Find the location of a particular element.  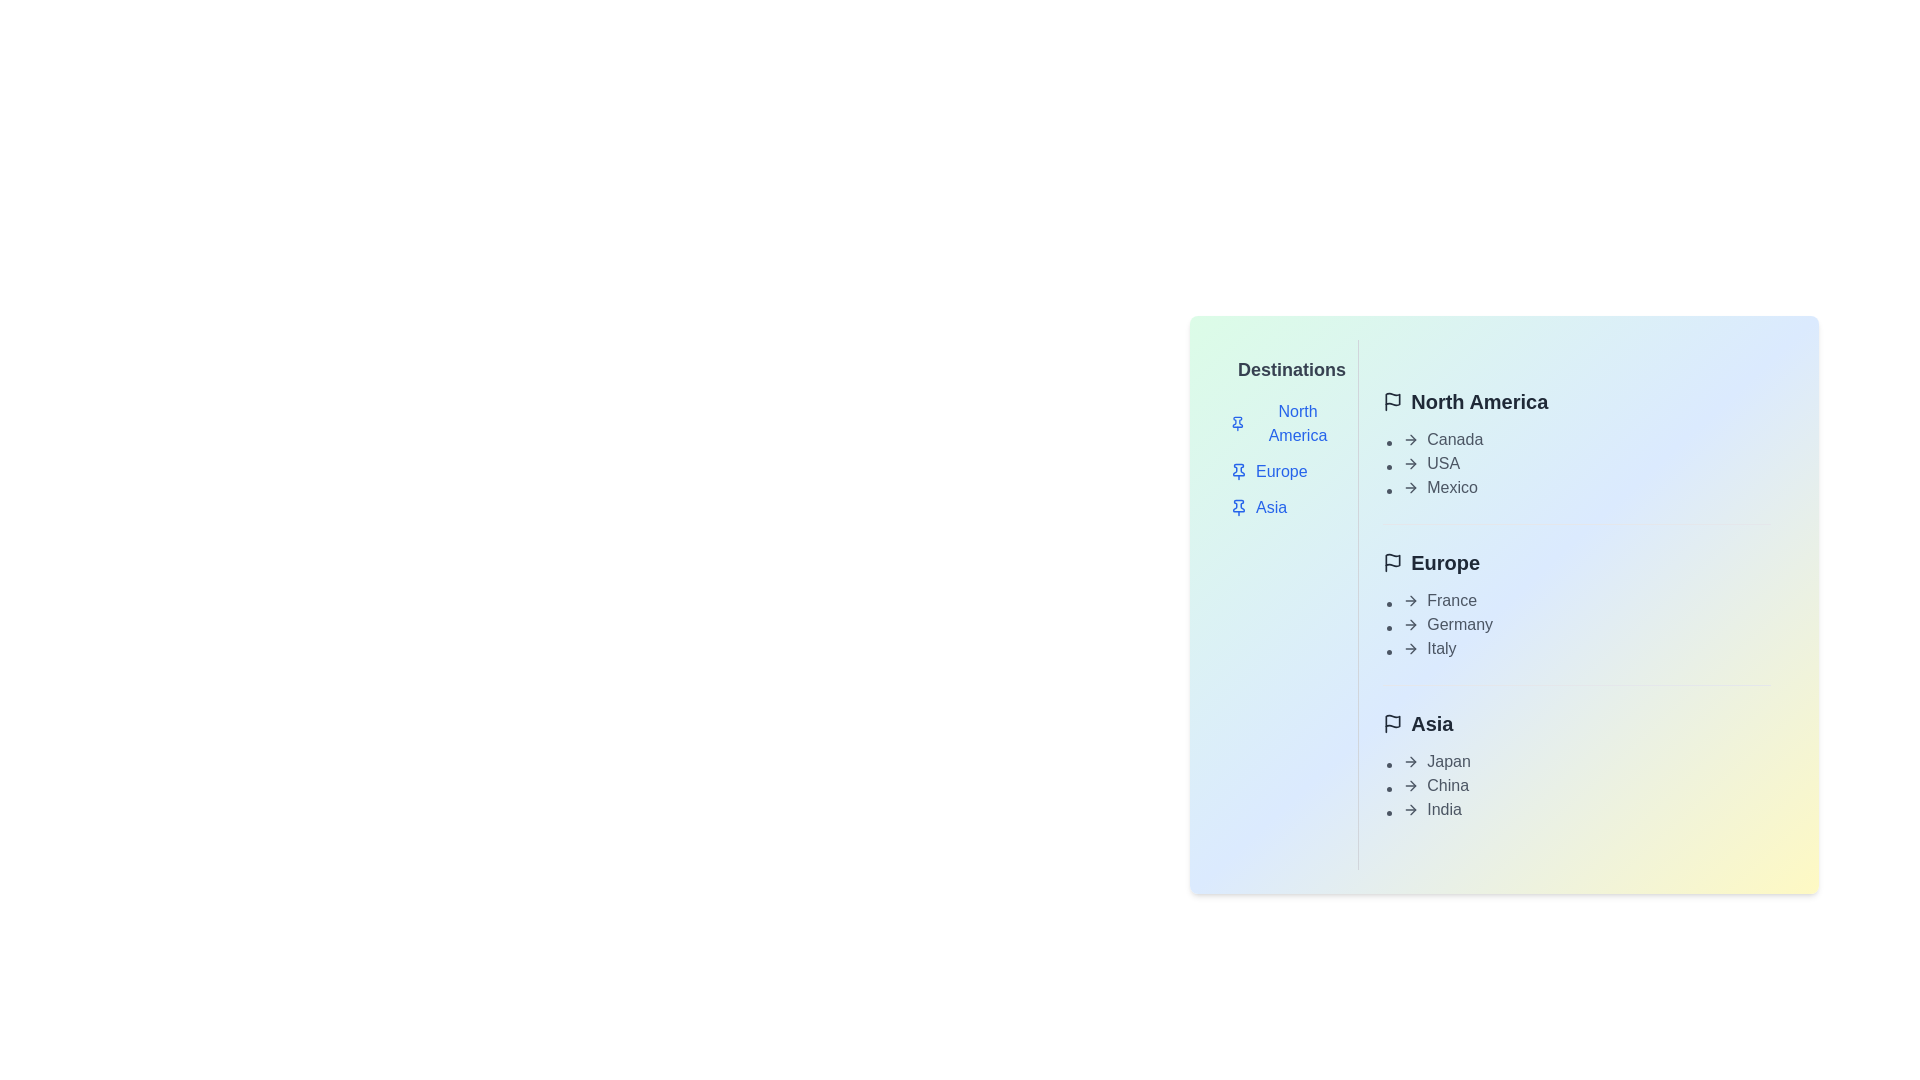

the 'Europe' hyperlink with a pushpin icon in the navigation menu is located at coordinates (1286, 471).